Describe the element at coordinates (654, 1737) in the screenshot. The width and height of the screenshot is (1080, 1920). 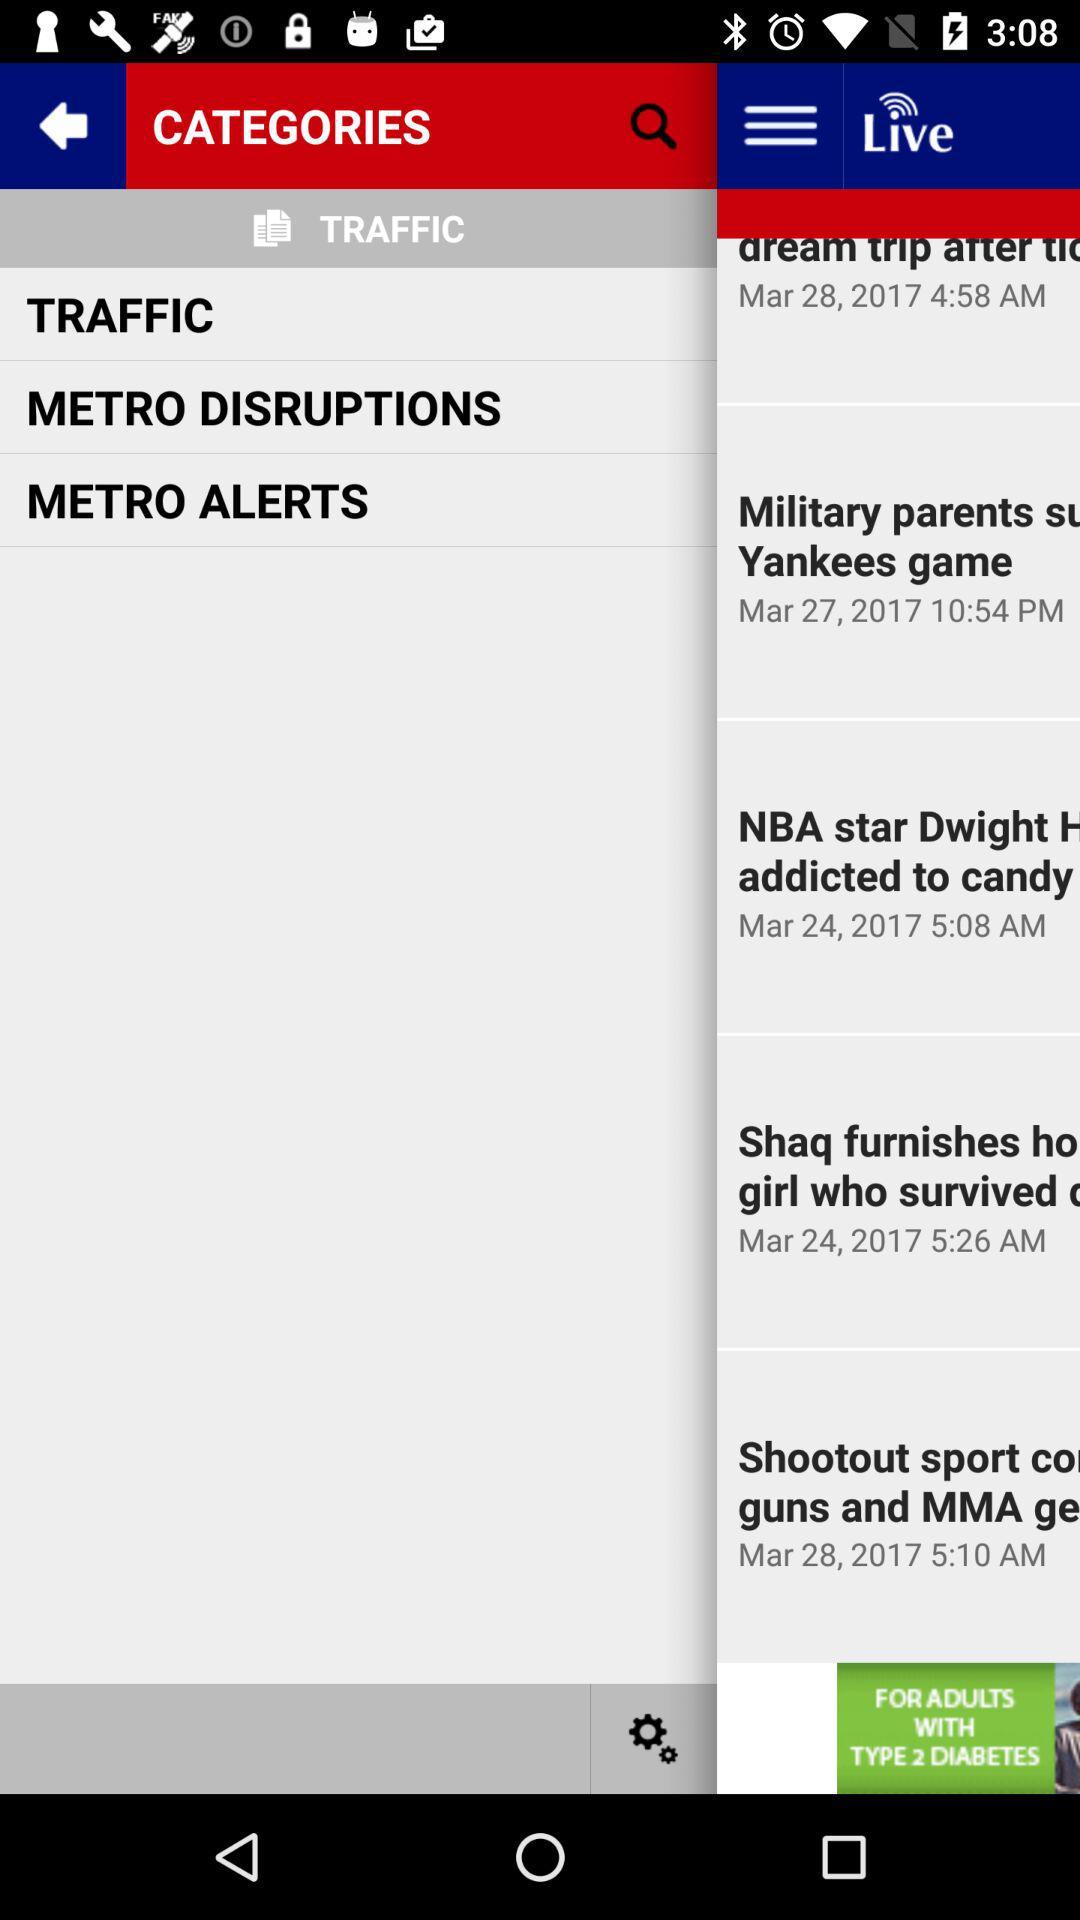
I see `the settings icon` at that location.